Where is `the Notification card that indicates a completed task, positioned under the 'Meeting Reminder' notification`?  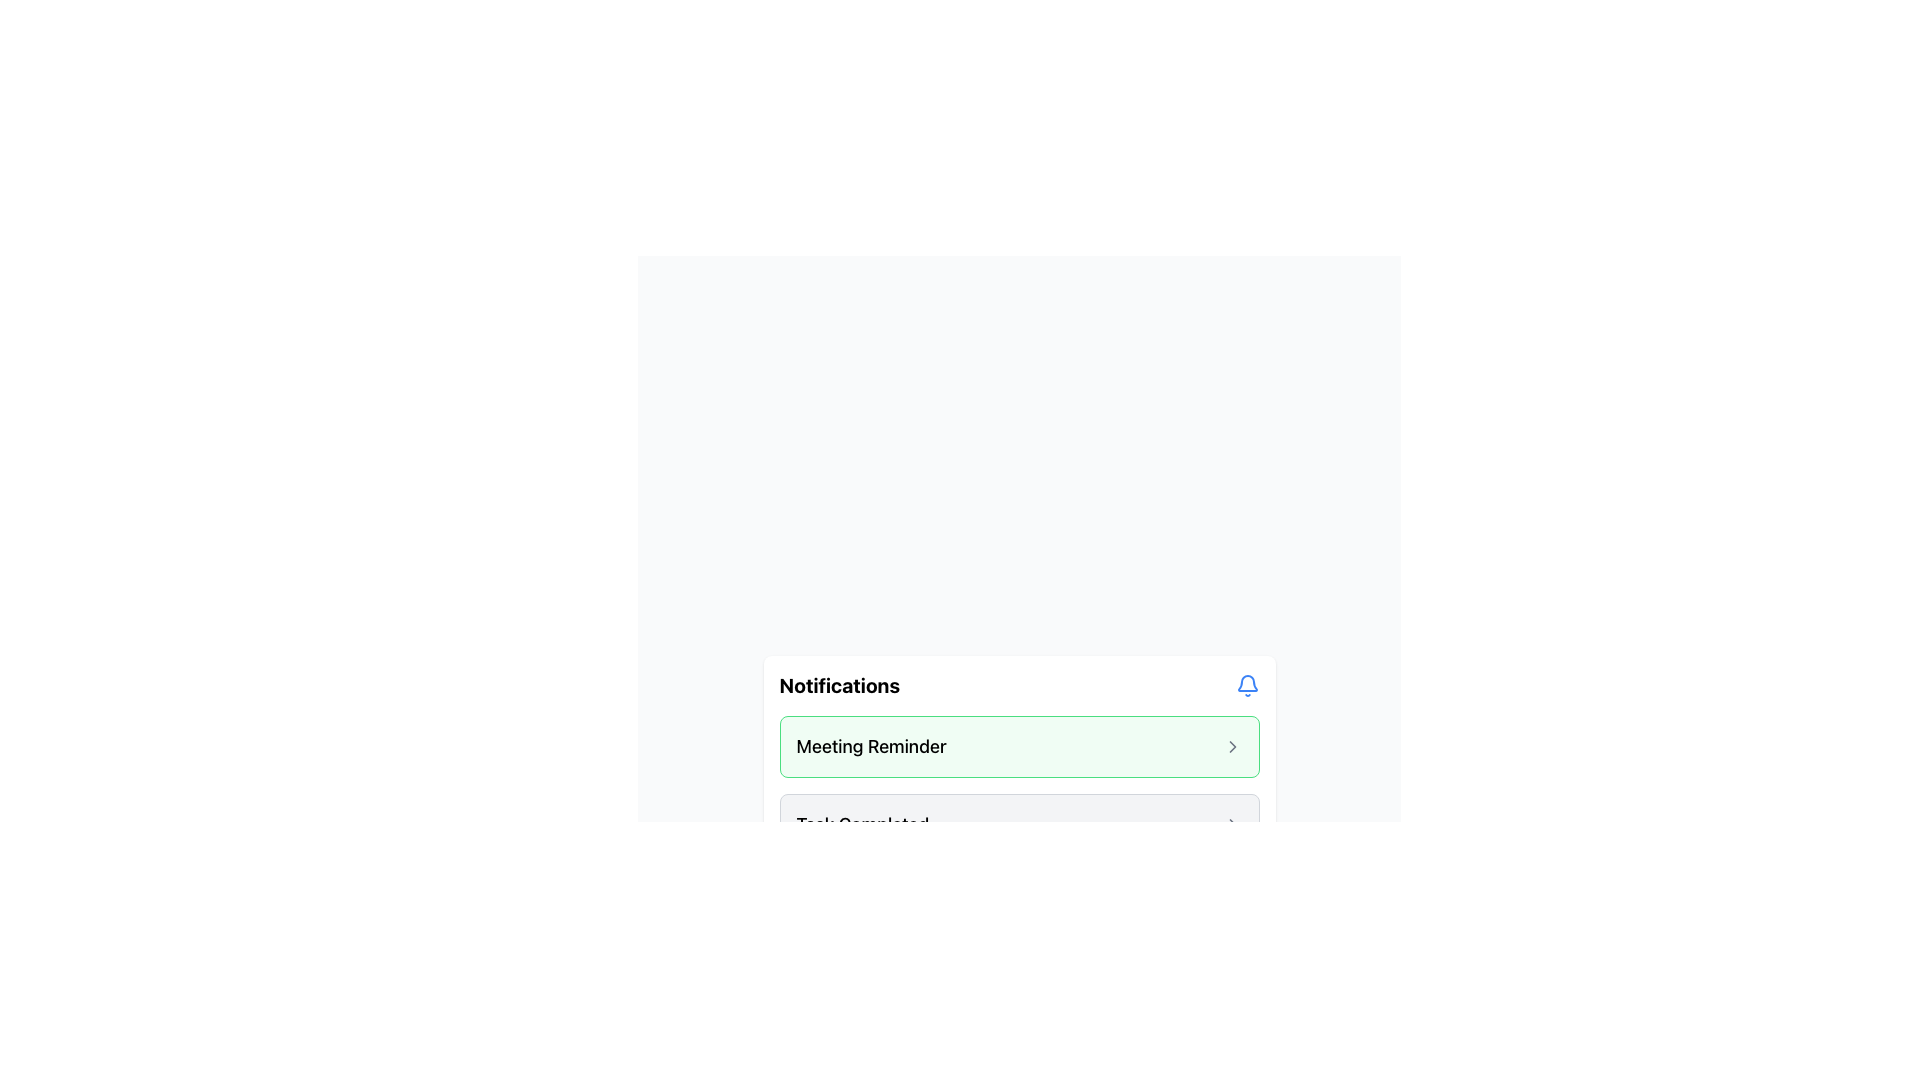 the Notification card that indicates a completed task, positioned under the 'Meeting Reminder' notification is located at coordinates (1019, 825).